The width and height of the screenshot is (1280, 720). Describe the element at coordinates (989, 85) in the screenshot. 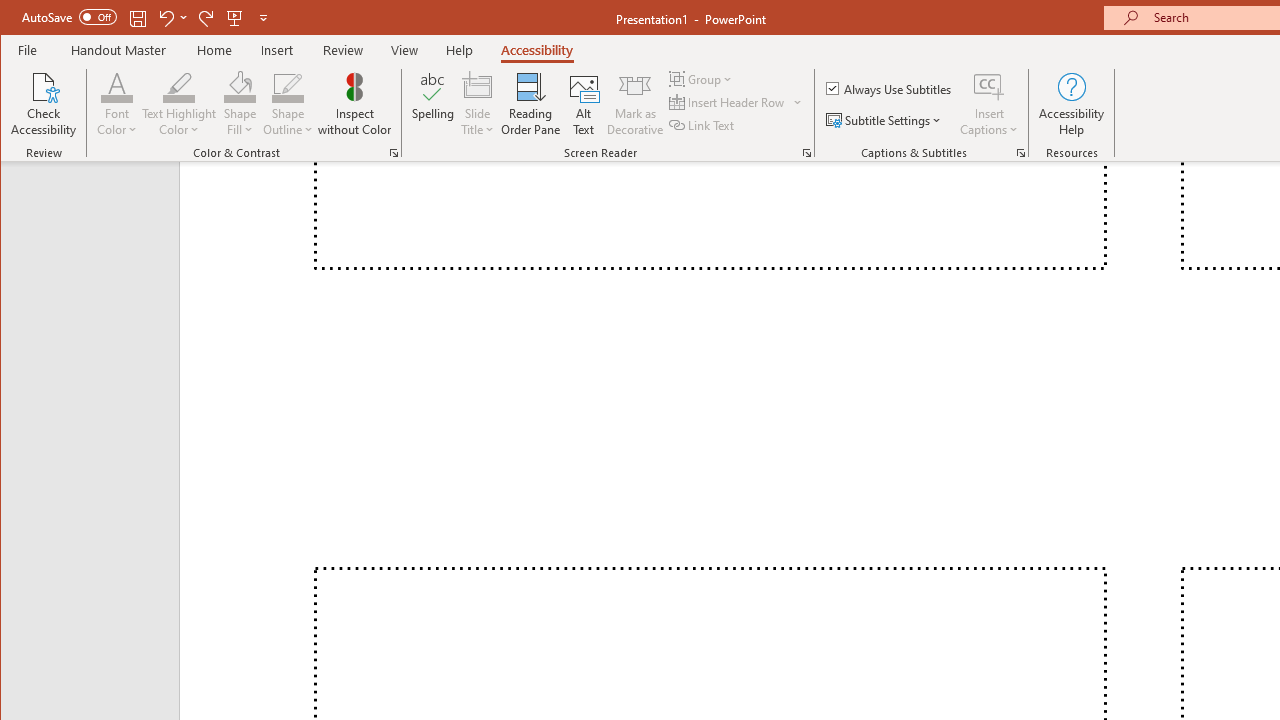

I see `'Insert Captions'` at that location.